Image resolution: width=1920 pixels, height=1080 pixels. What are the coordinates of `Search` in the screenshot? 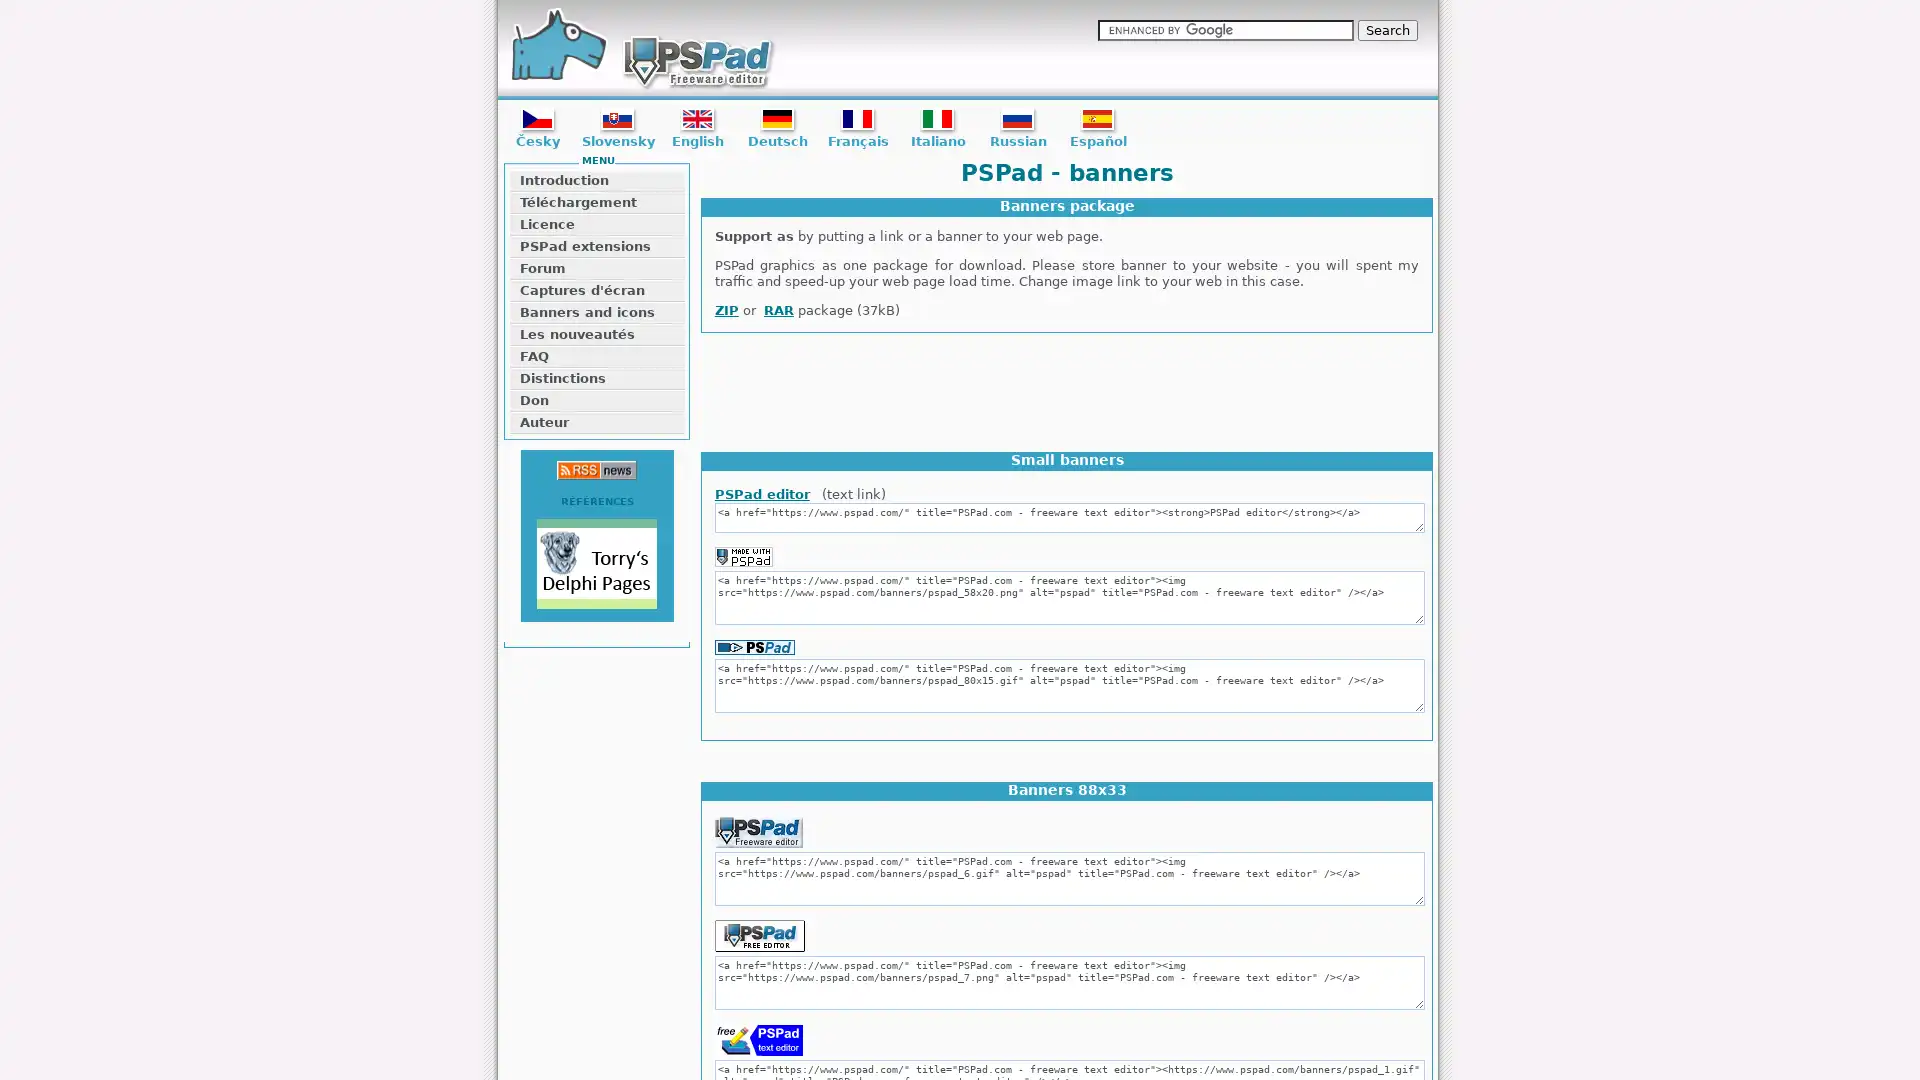 It's located at (1386, 30).